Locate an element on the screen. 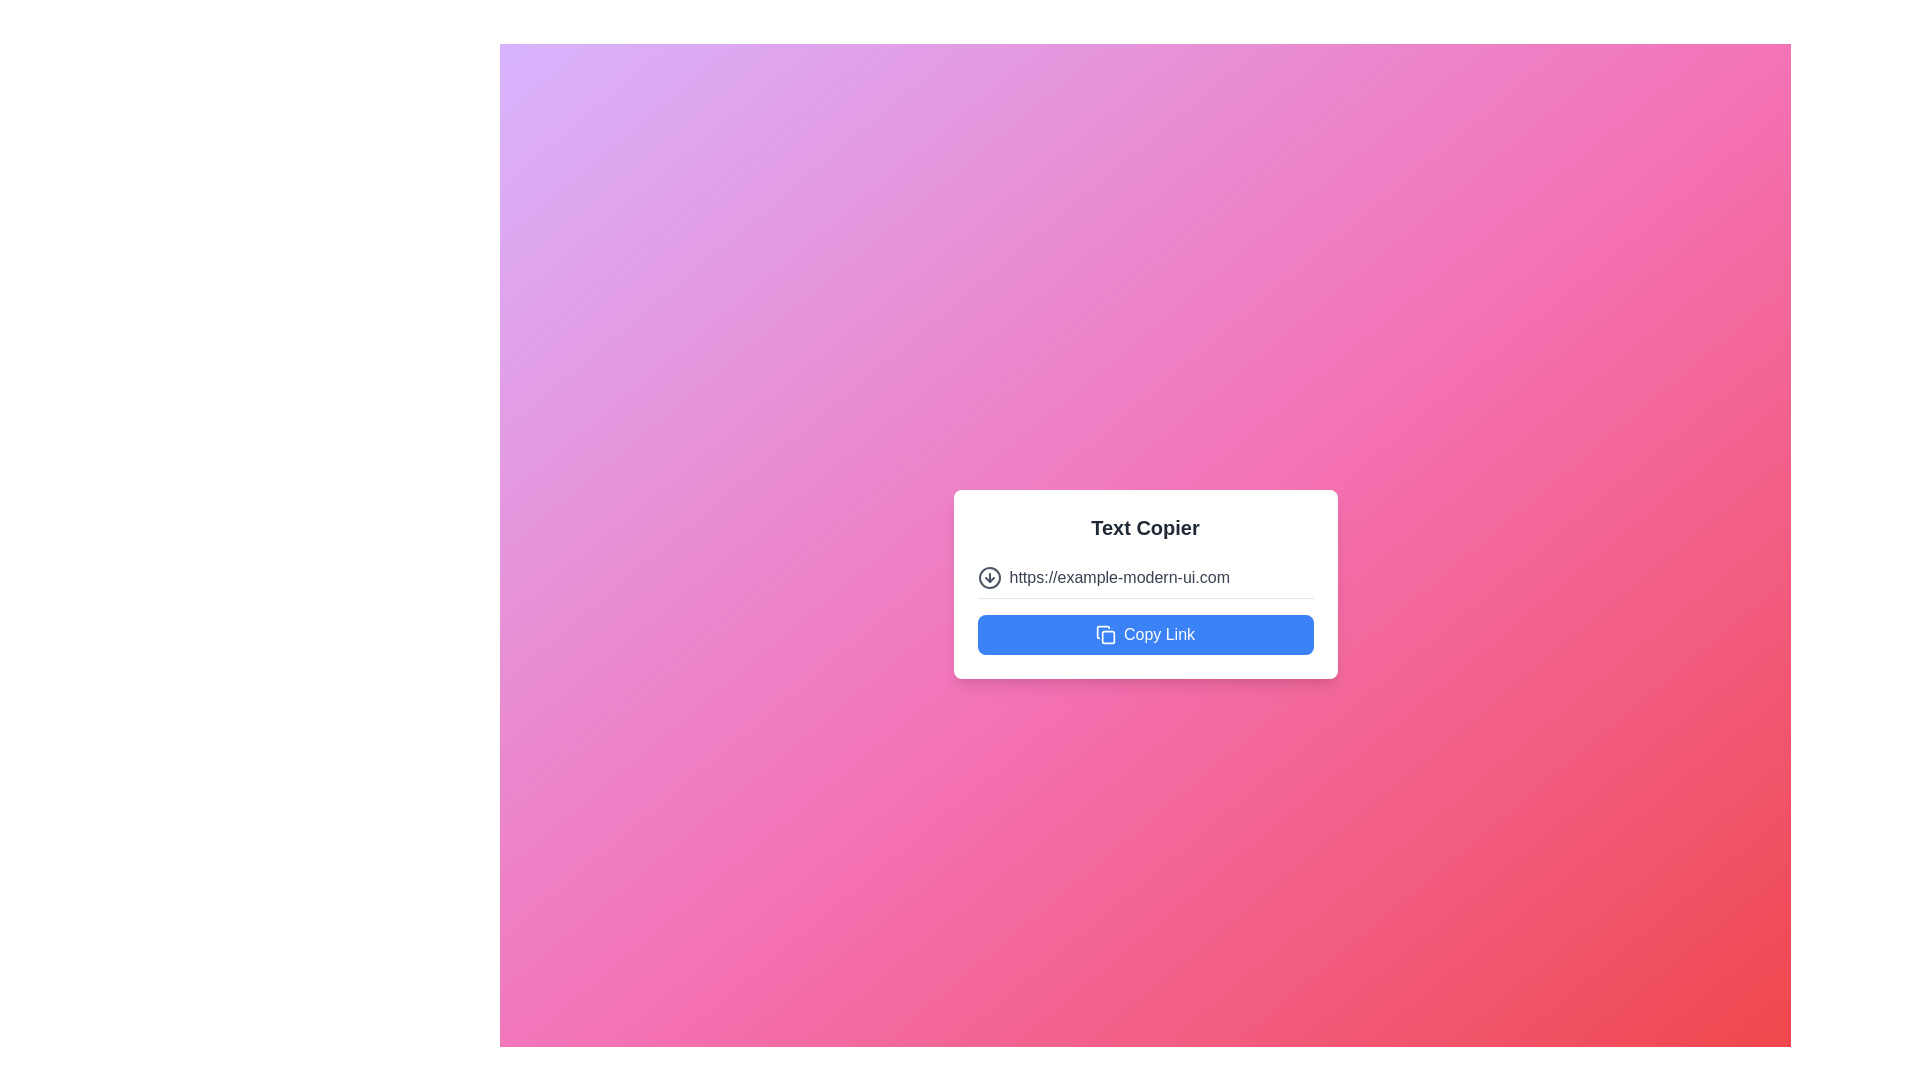 The height and width of the screenshot is (1080, 1920). the 'Copy Link' button located below the 'Text Copier' title and above the text input field to copy the hyperlink to the clipboard is located at coordinates (1145, 634).